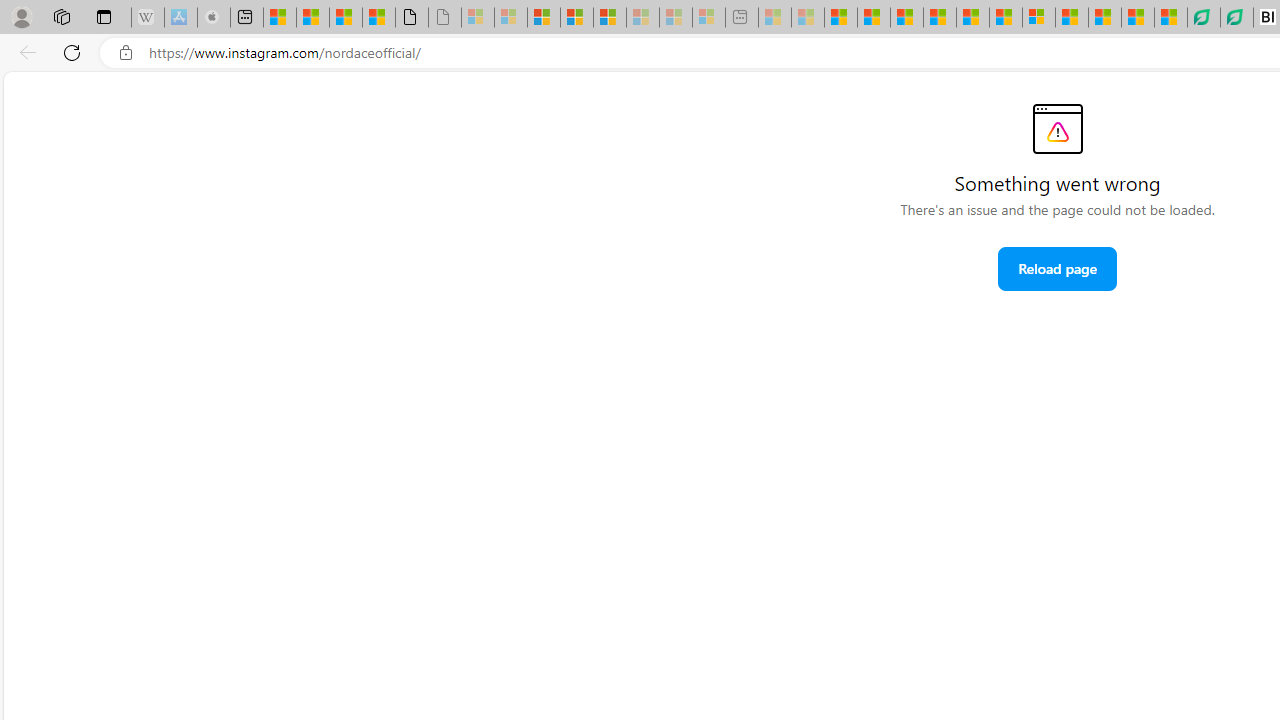 The height and width of the screenshot is (720, 1280). I want to click on 'US Heat Deaths Soared To Record High Last Year', so click(1071, 17).